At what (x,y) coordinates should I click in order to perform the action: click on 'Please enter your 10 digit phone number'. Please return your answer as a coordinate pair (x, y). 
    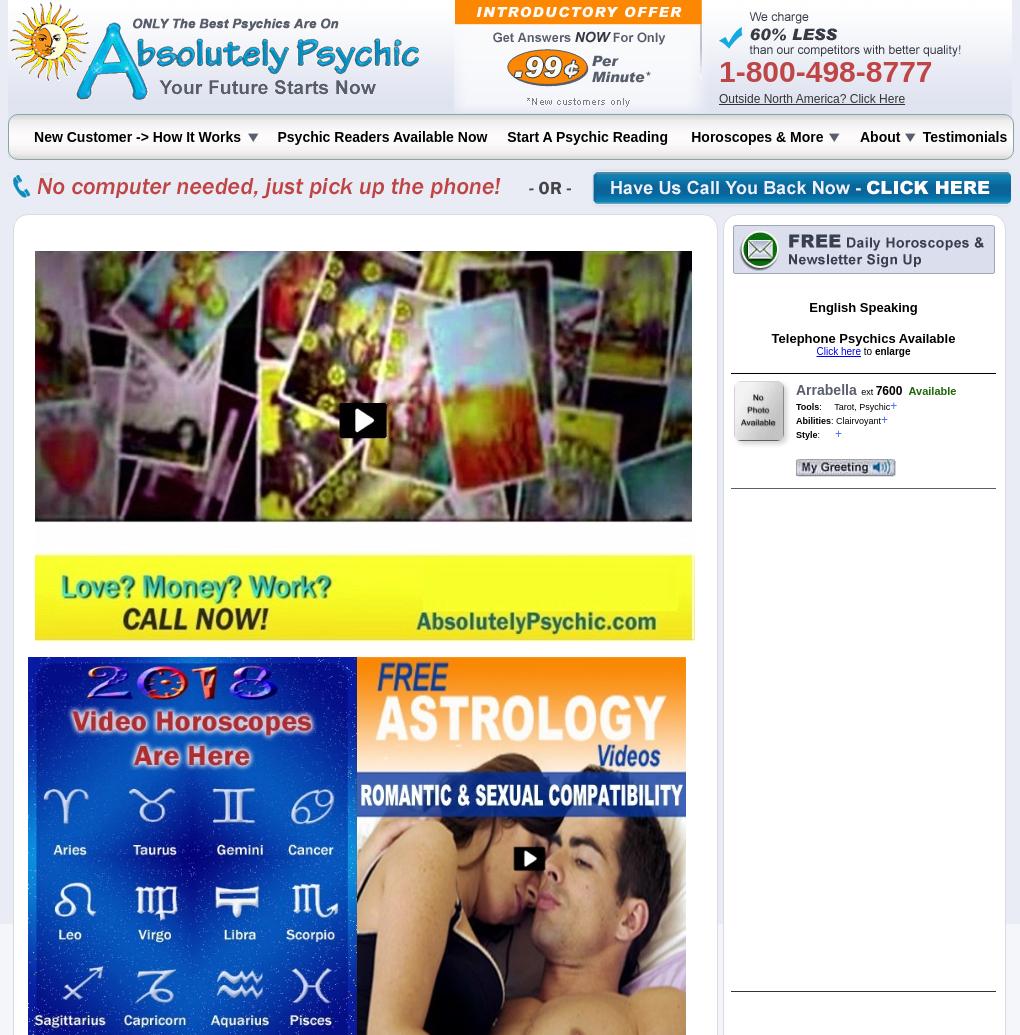
    Looking at the image, I should click on (199, 86).